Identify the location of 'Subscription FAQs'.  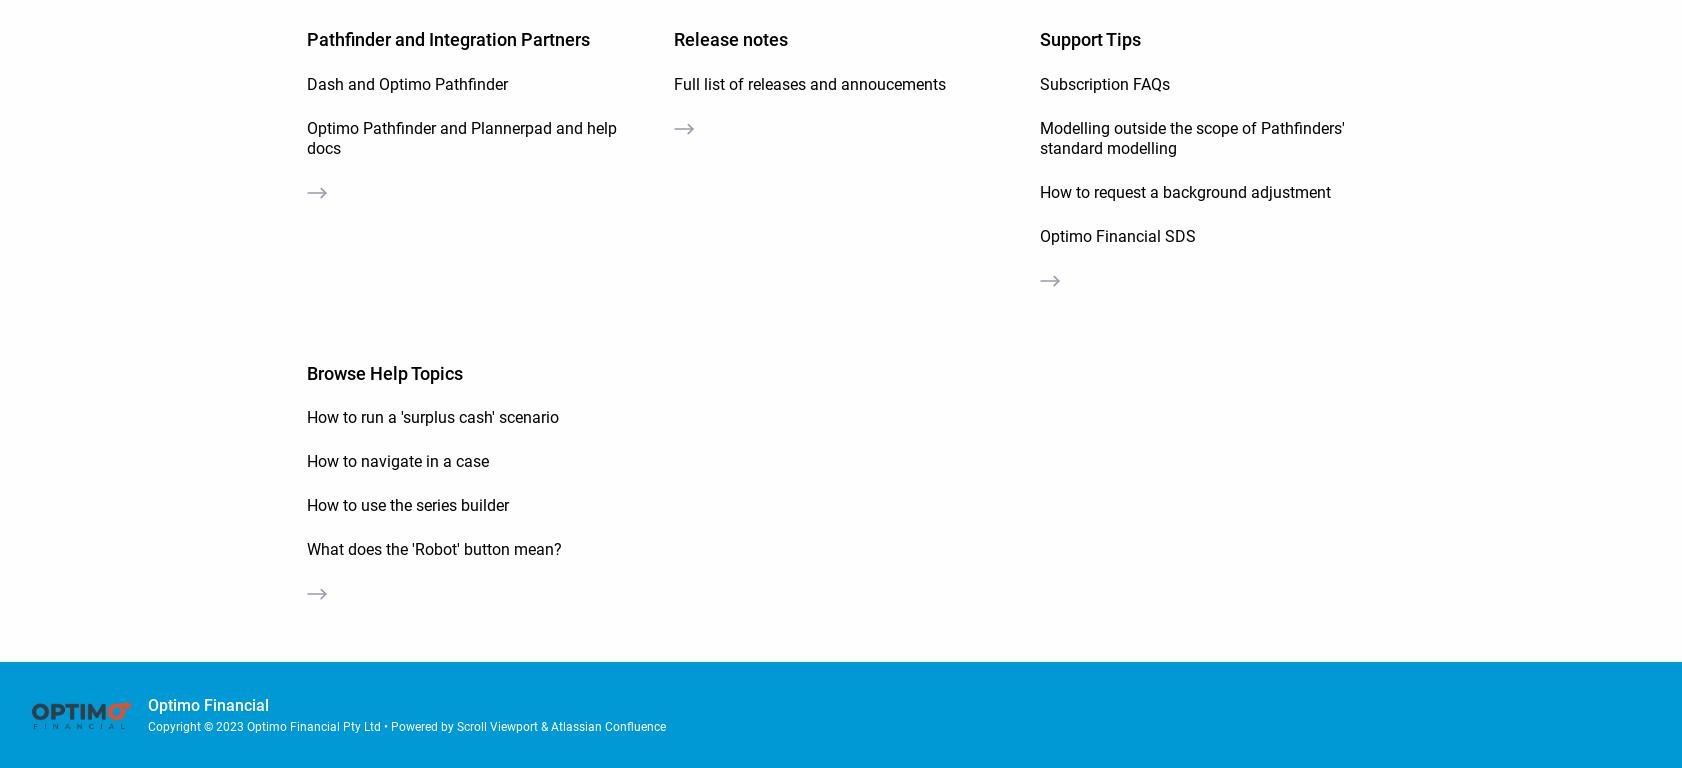
(1104, 82).